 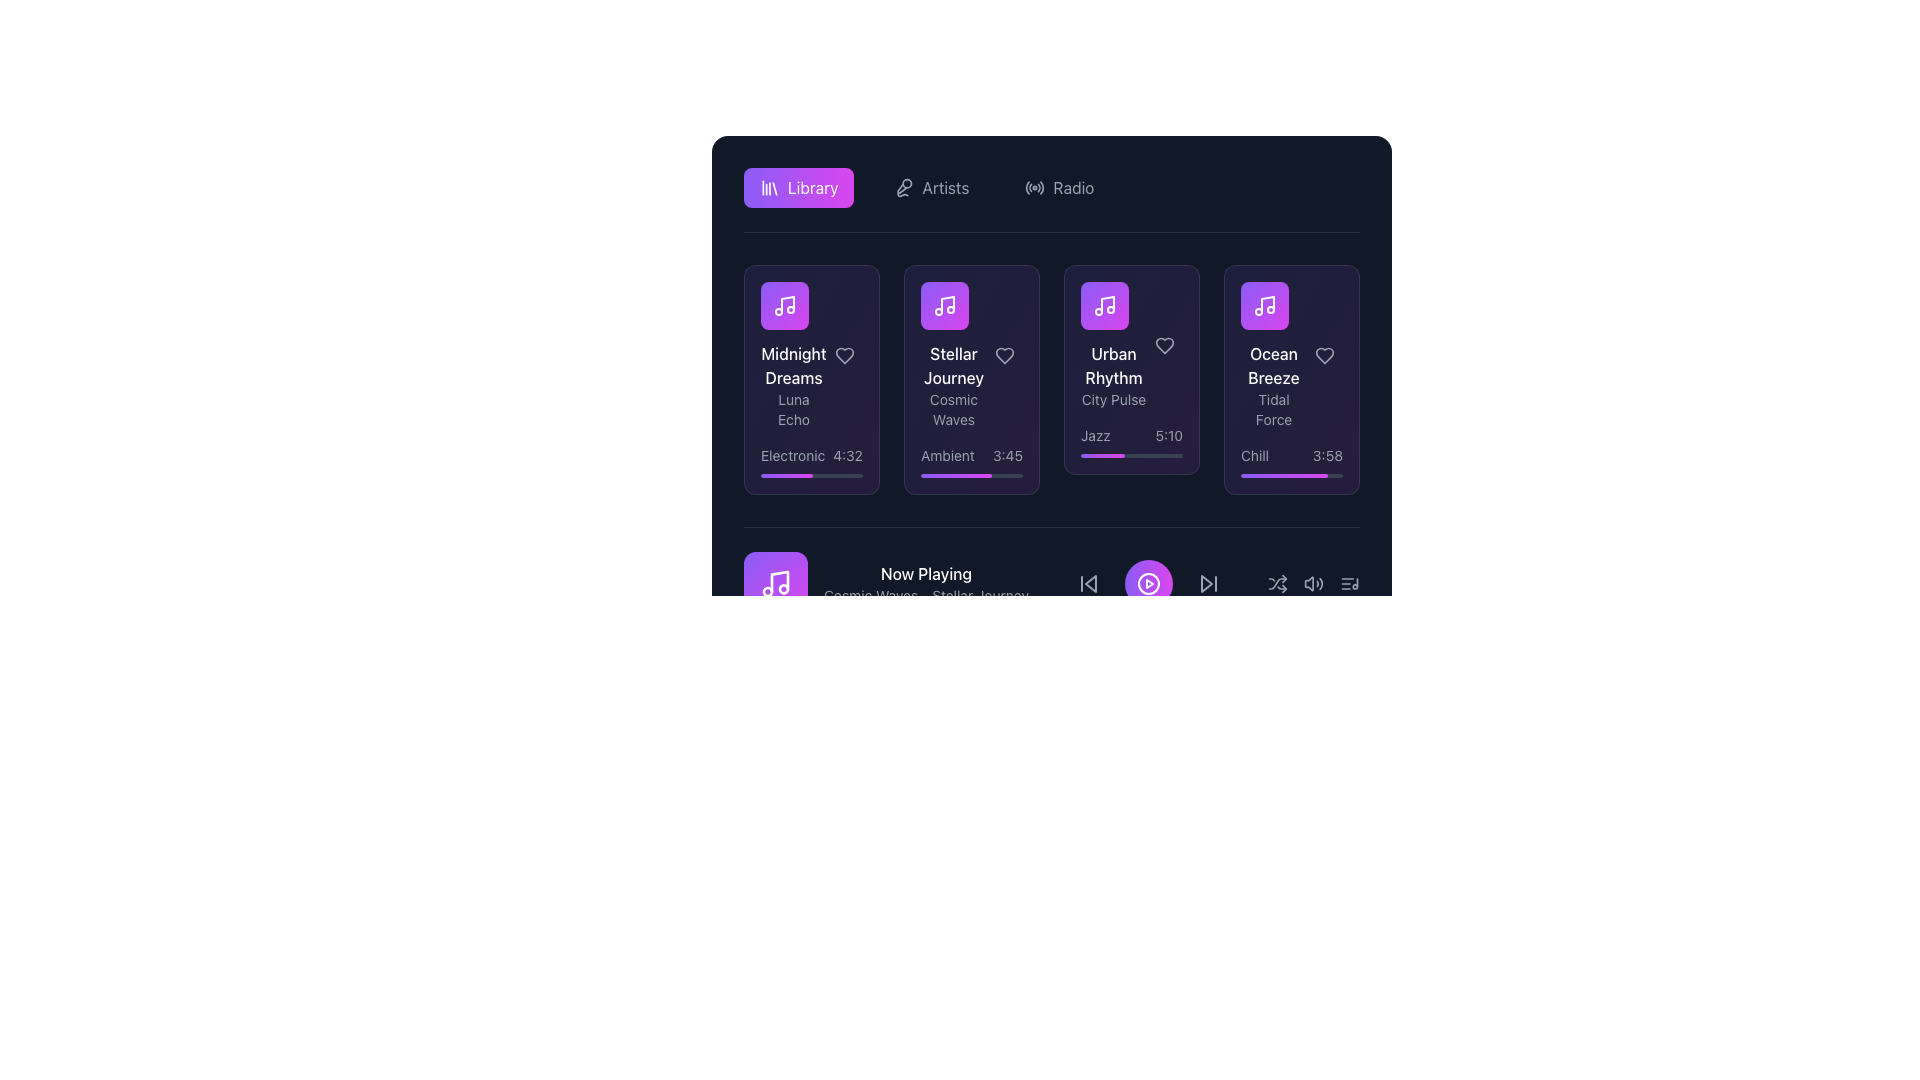 I want to click on the 'Ocean Breeze' text label, which is a white medium-sized font label located above the 'Tidal Force' text, so click(x=1272, y=366).